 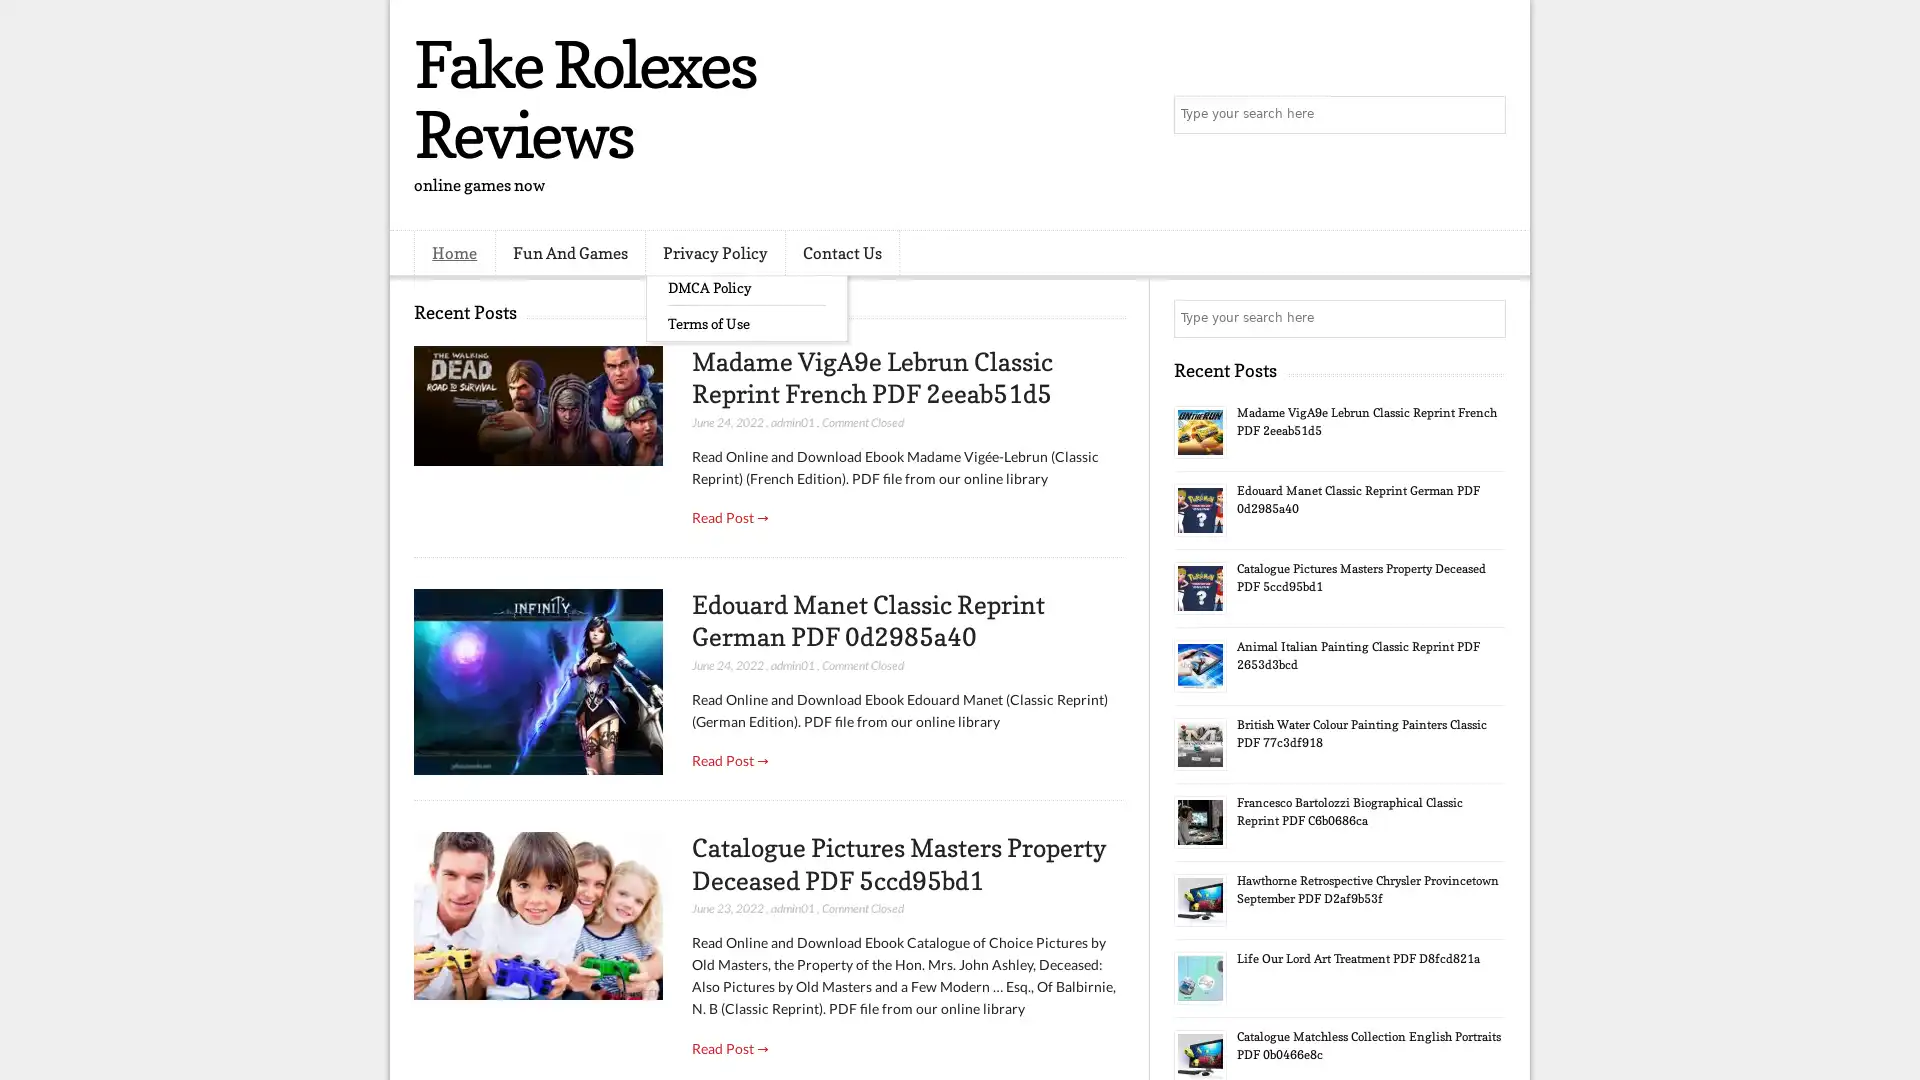 I want to click on Search, so click(x=1485, y=115).